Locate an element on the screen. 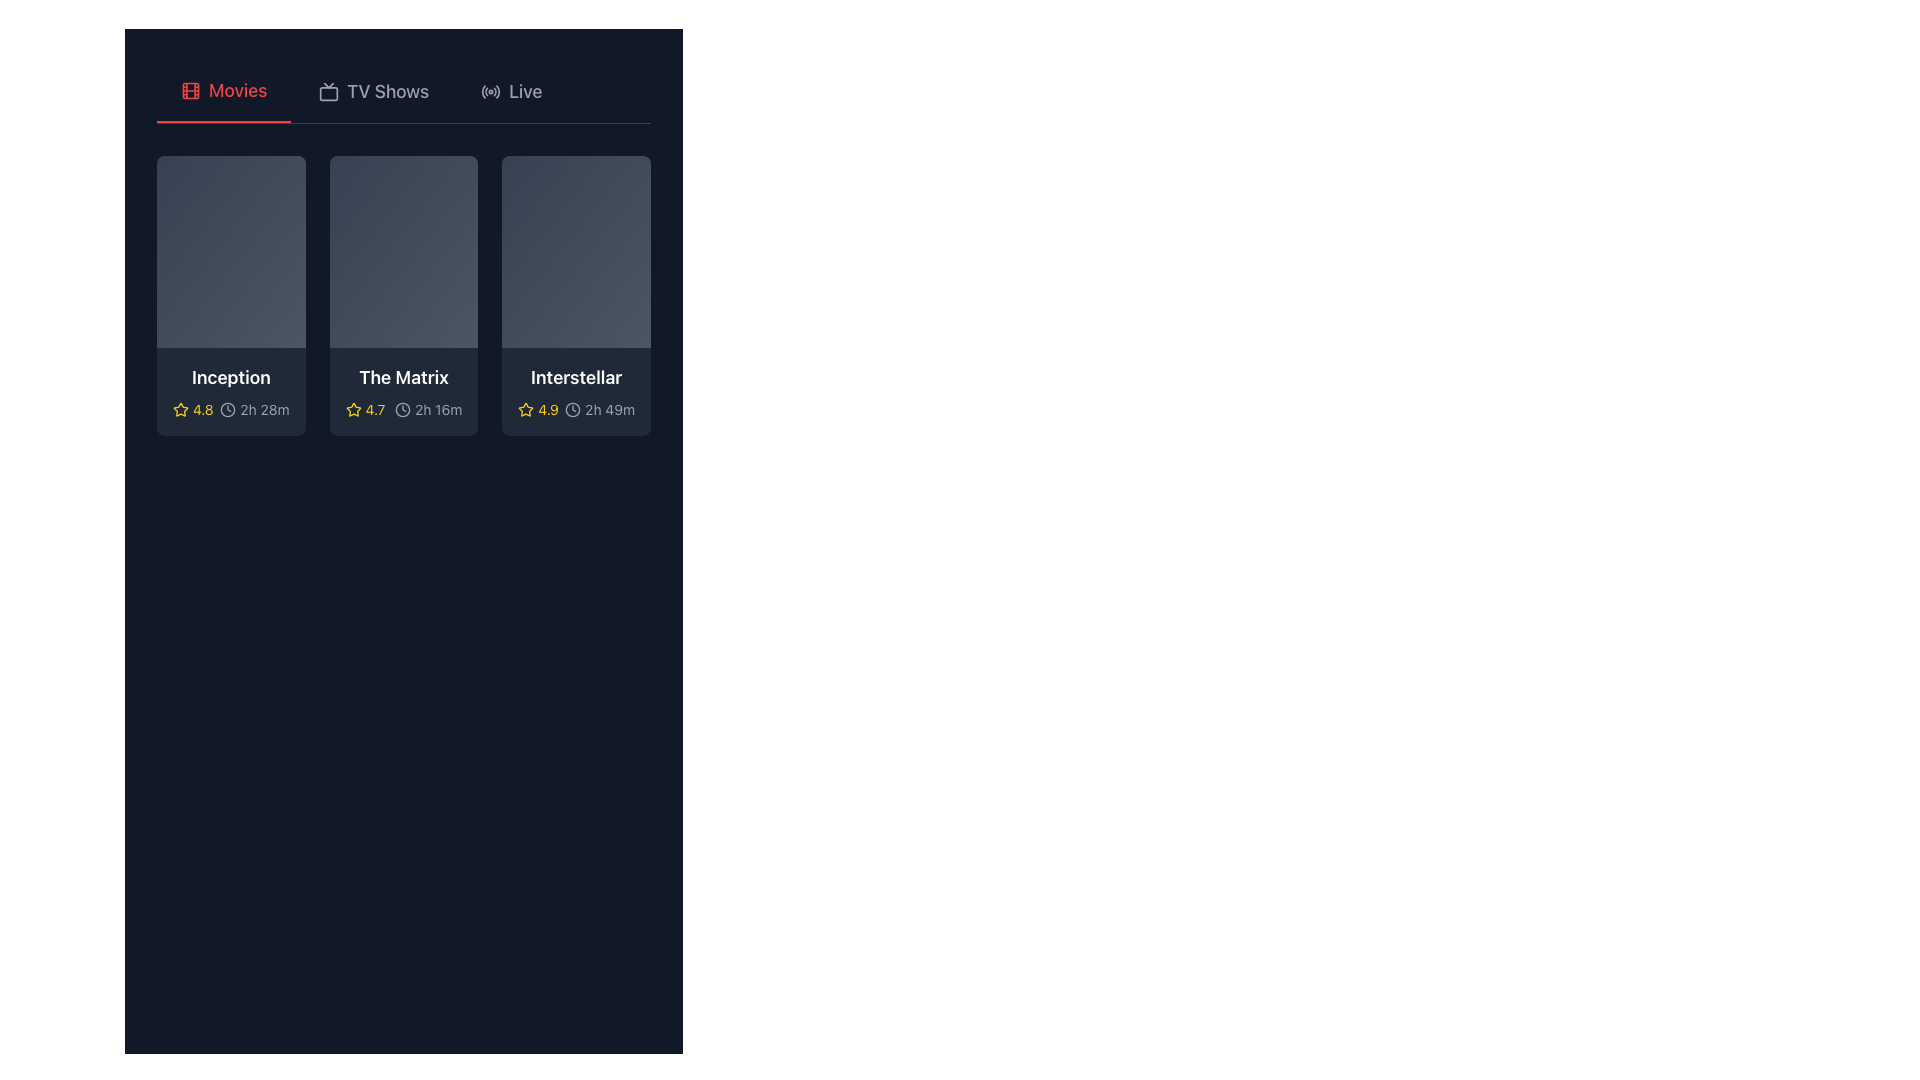  the Circle element representing the clock outline in the movie 'The Matrix', which visually conveys the movie's duration is located at coordinates (402, 408).